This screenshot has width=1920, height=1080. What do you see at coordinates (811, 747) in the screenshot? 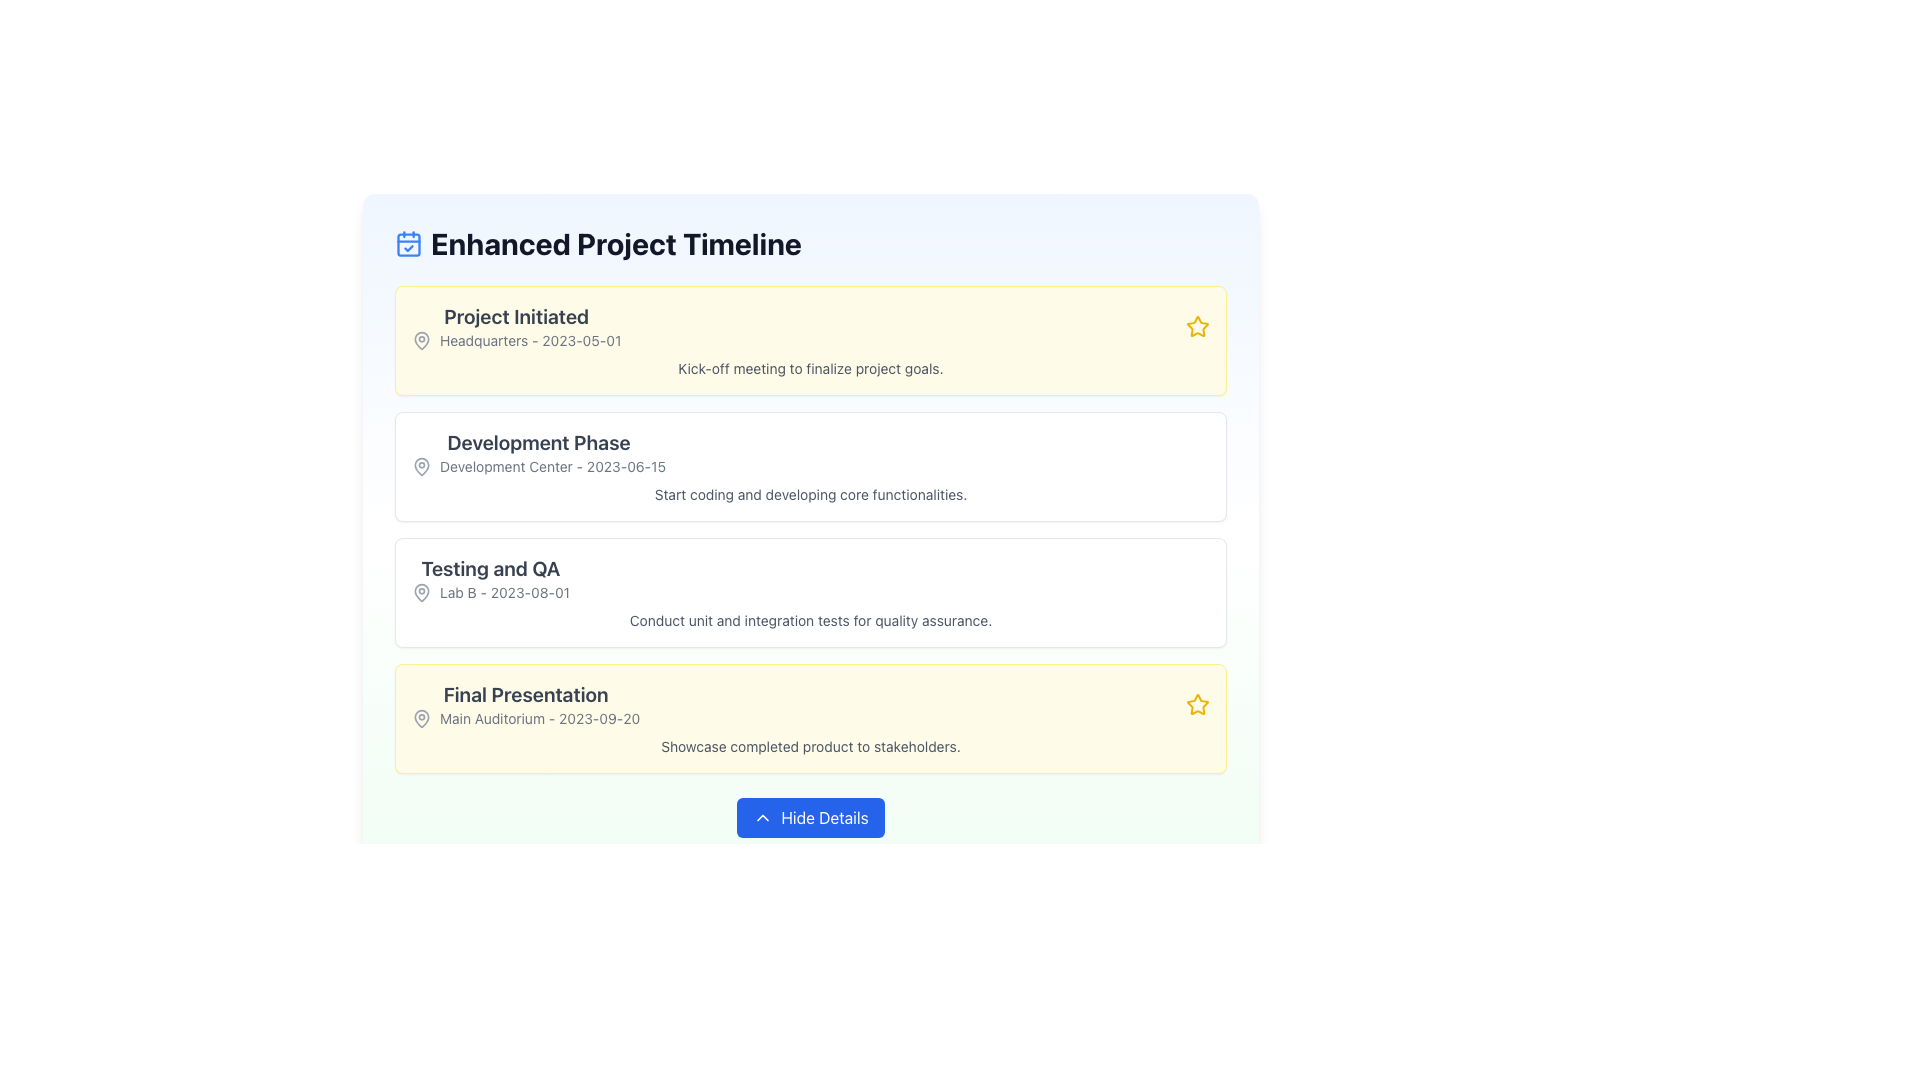
I see `the single-line gray text element located below 'Main Auditorium - 2023-09-20' in the 'Final Presentation' section` at bounding box center [811, 747].